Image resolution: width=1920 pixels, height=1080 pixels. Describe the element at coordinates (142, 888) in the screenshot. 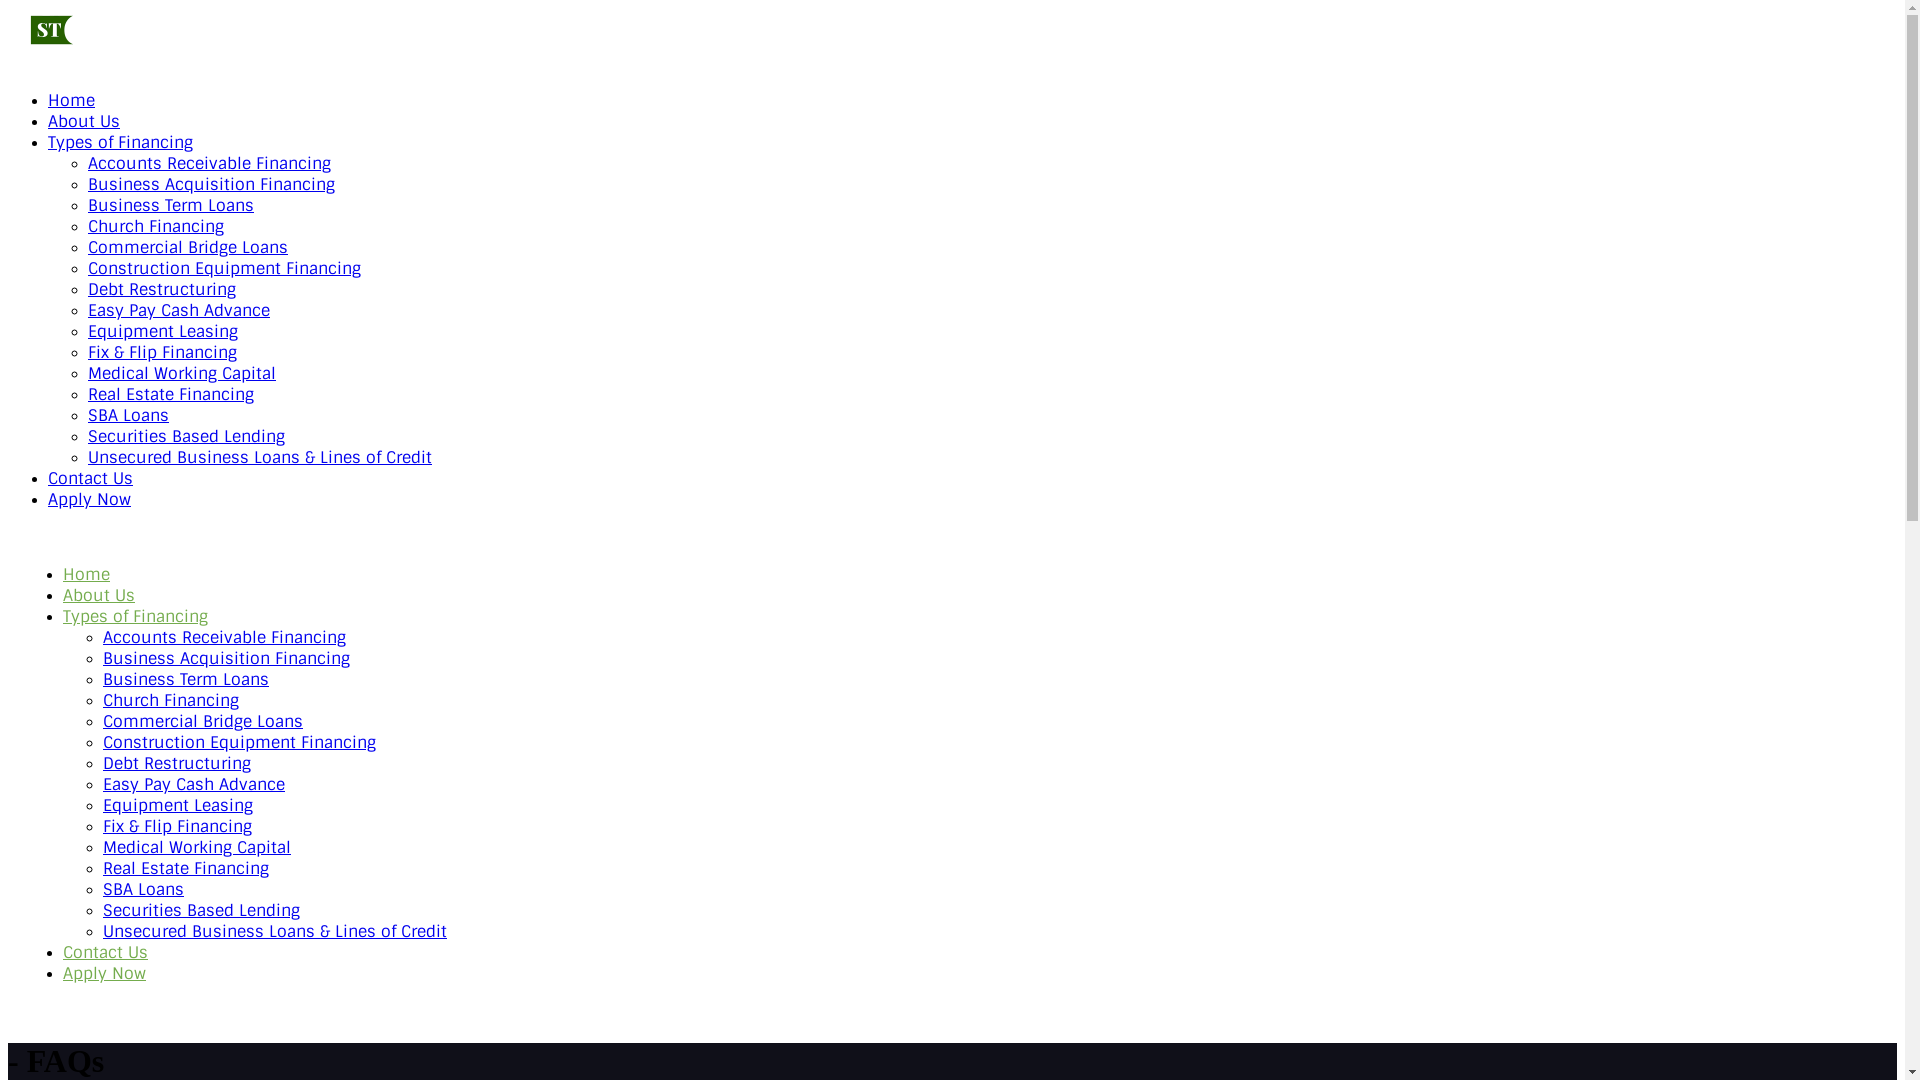

I see `'SBA Loans'` at that location.